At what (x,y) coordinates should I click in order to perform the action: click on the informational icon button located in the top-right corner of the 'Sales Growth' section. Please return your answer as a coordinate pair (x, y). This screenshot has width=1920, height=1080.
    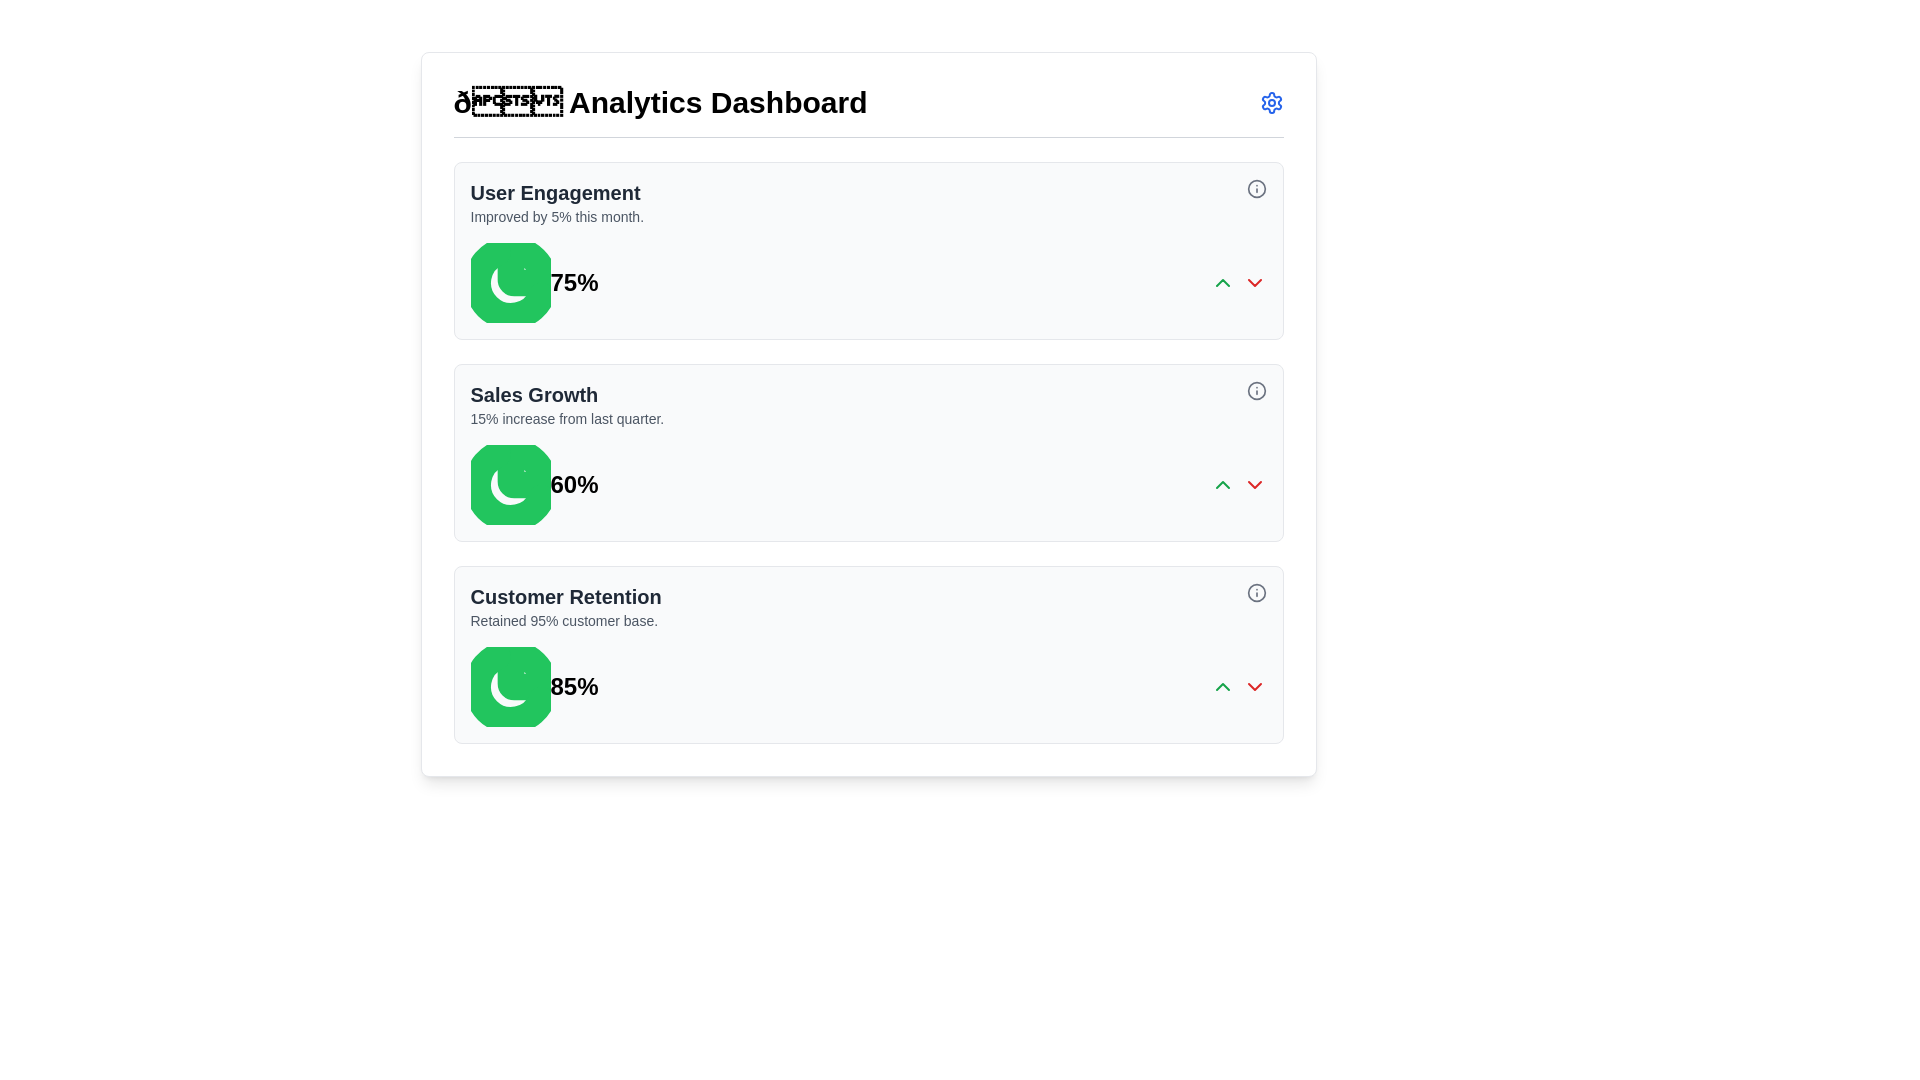
    Looking at the image, I should click on (1255, 390).